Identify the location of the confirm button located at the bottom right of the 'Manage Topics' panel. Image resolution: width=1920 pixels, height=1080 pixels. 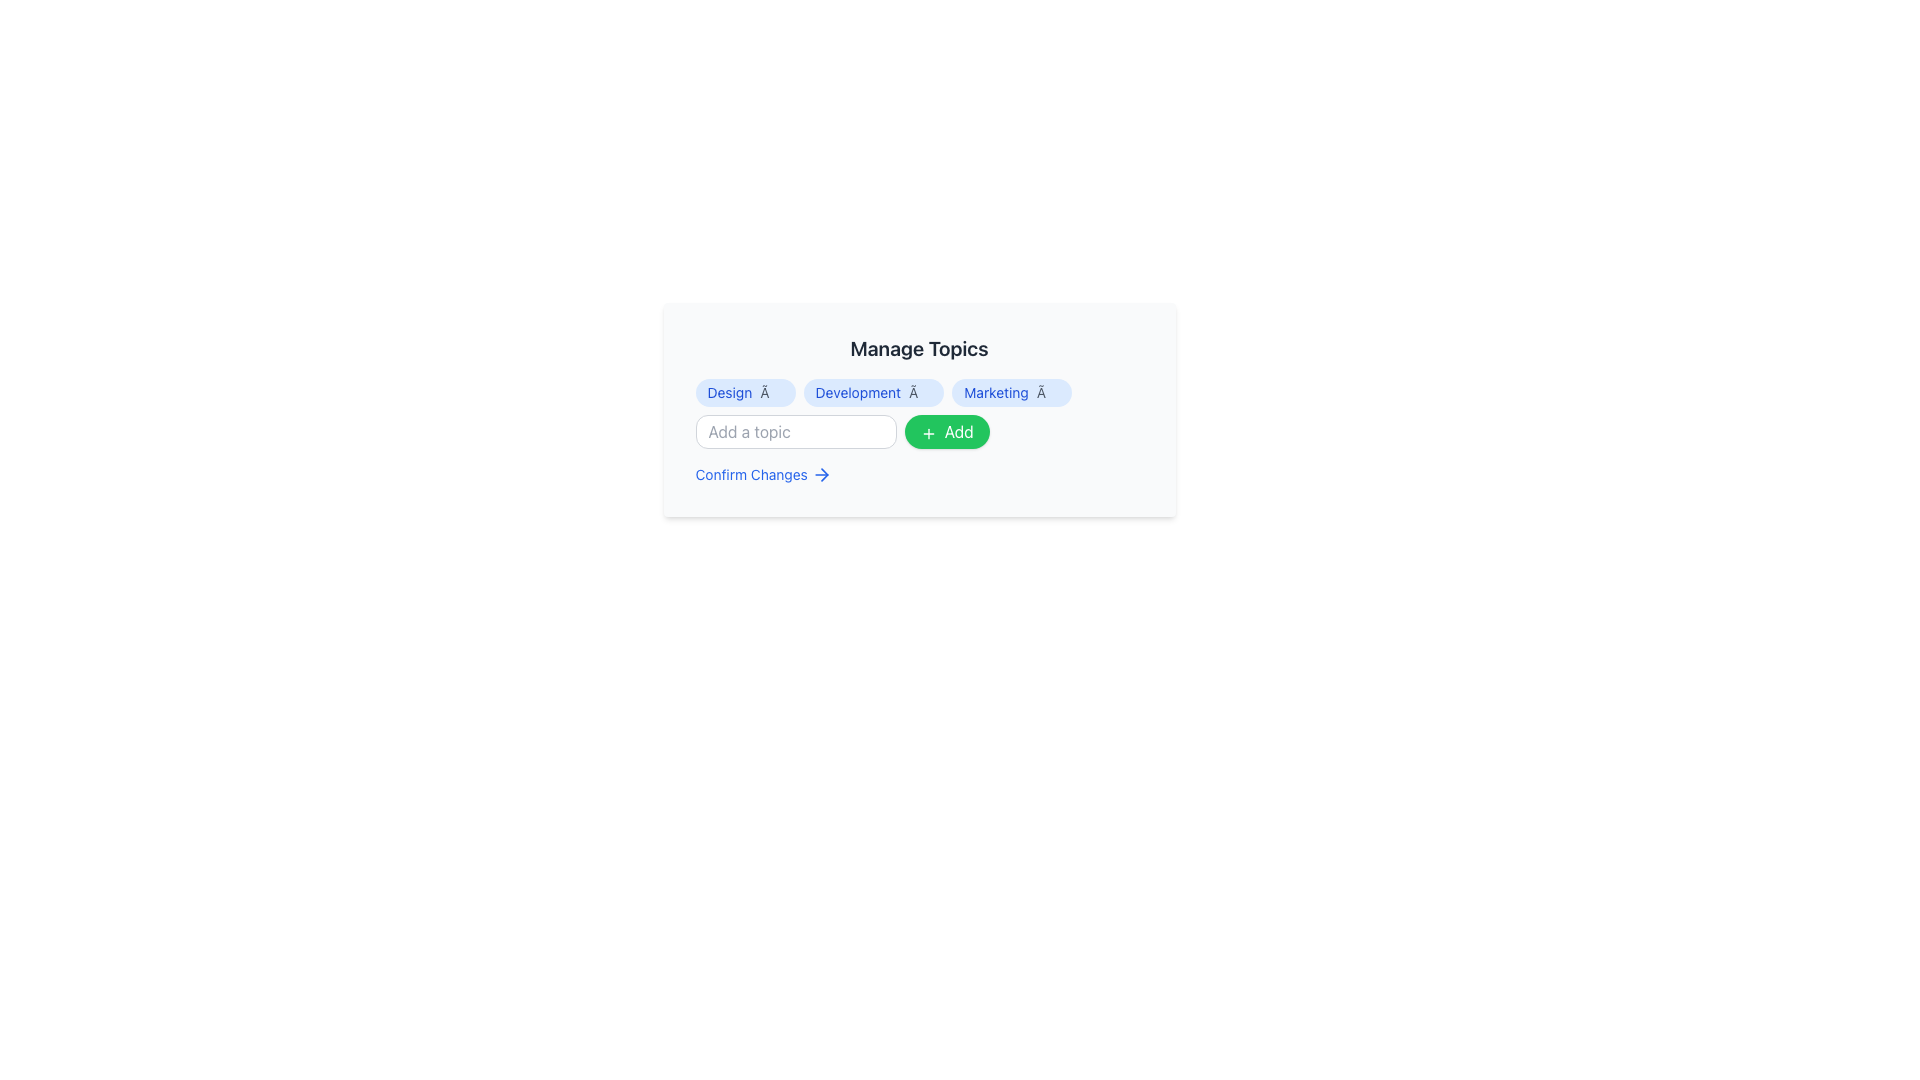
(762, 474).